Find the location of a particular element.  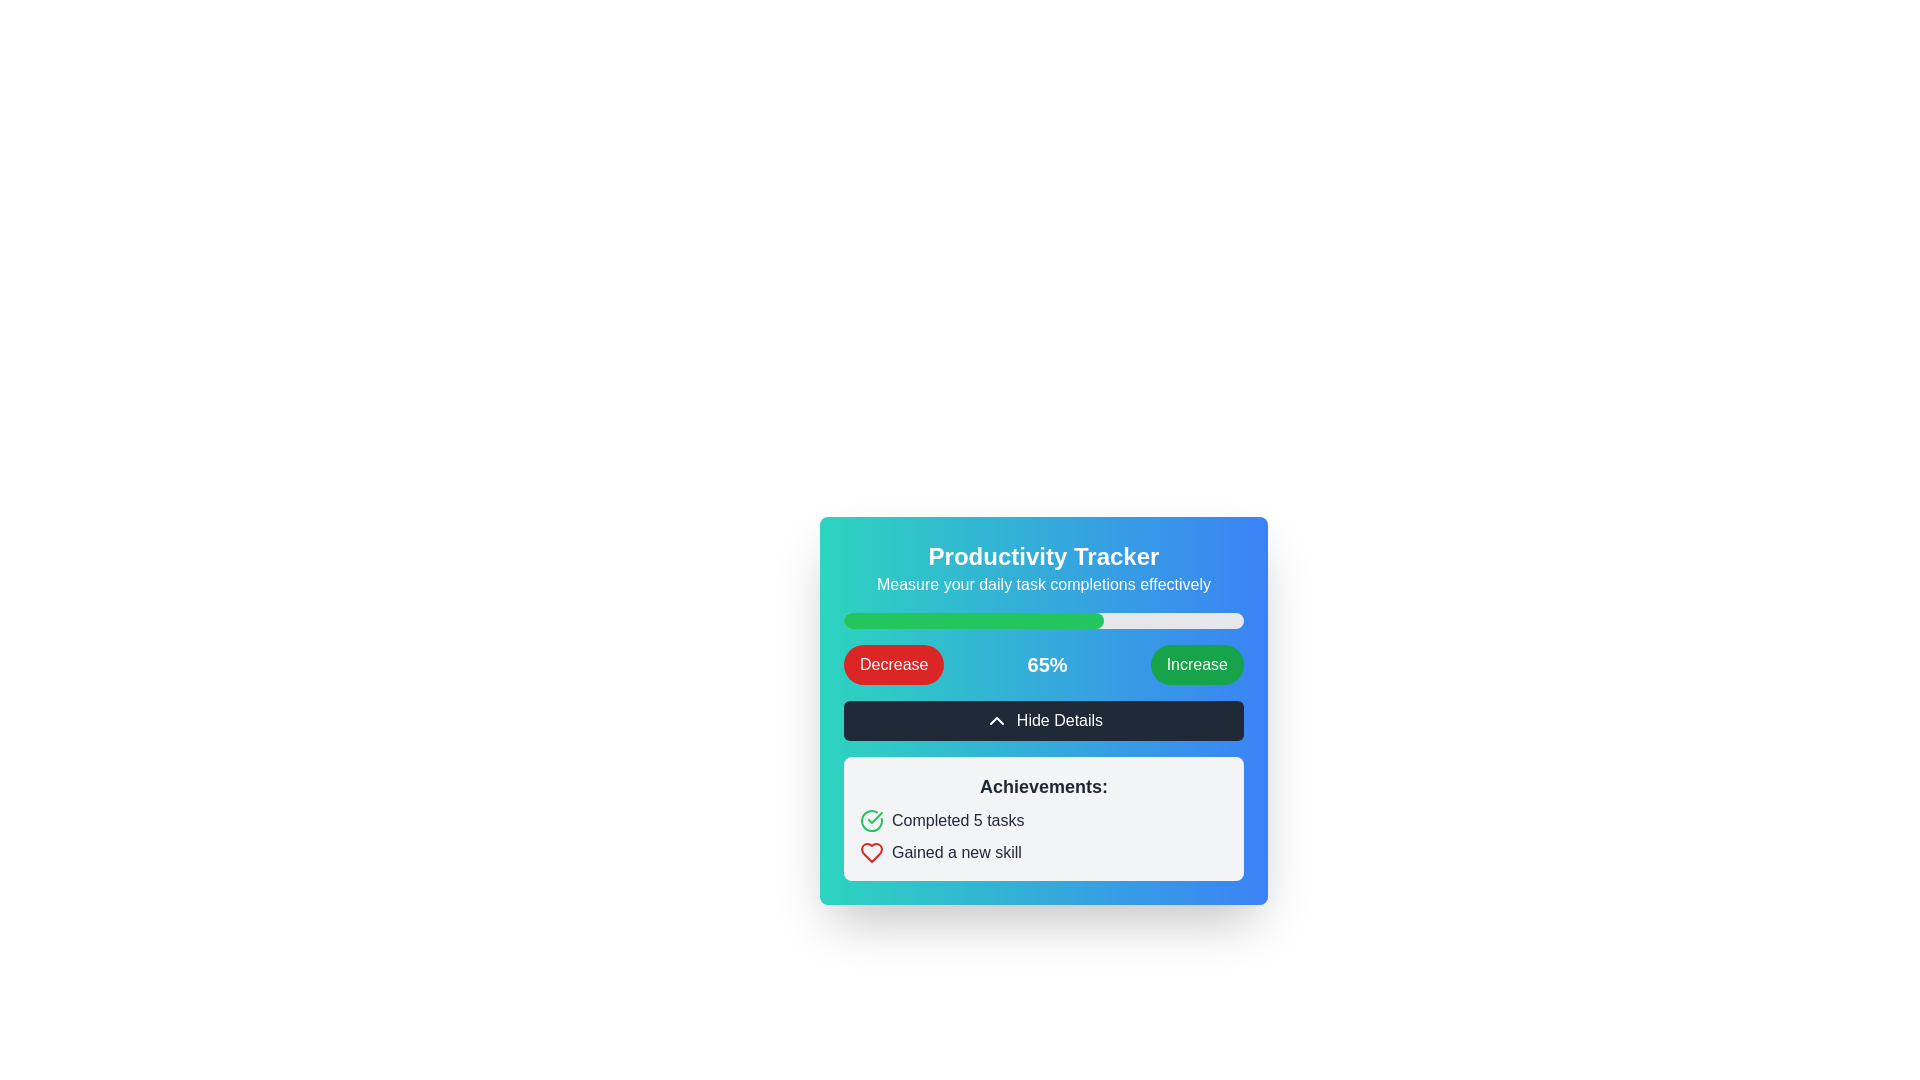

the chevron icon within the 'Hide Details' button is located at coordinates (996, 721).